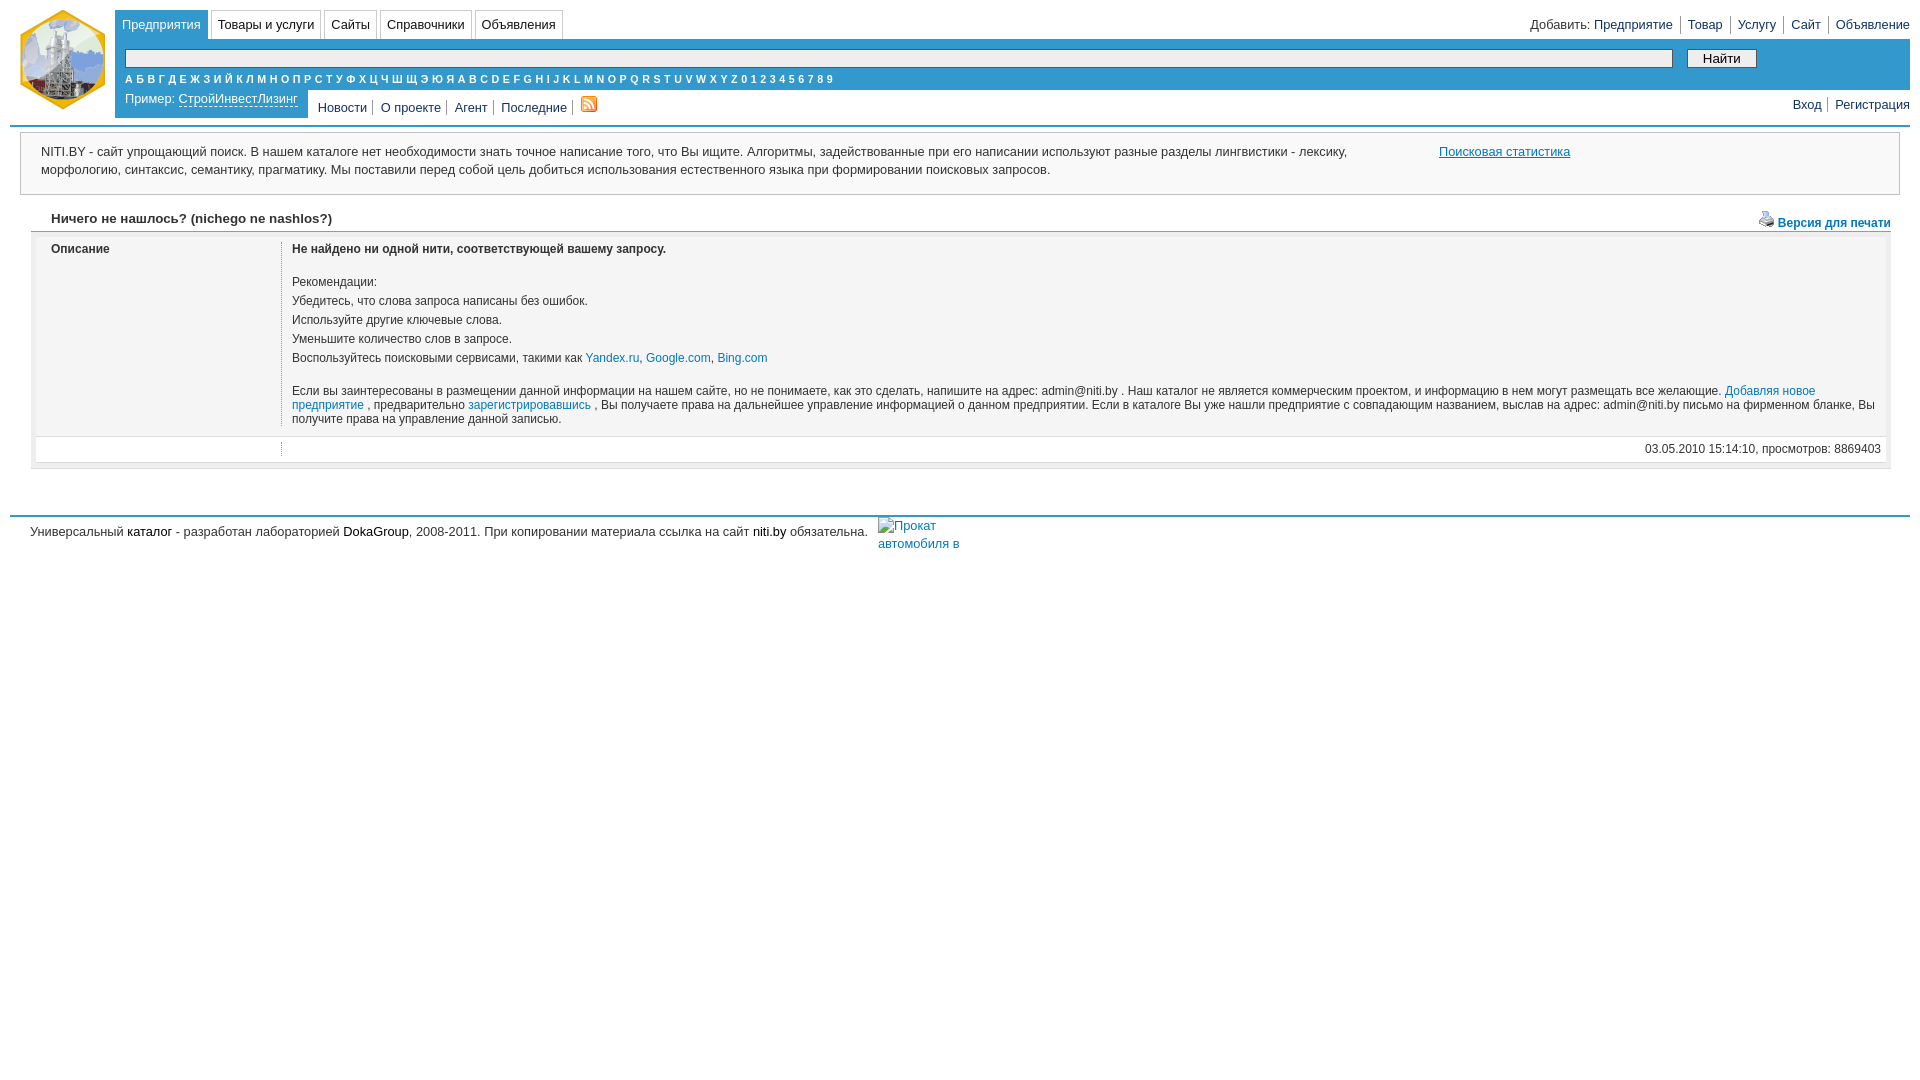 This screenshot has height=1080, width=1920. What do you see at coordinates (565, 77) in the screenshot?
I see `'K'` at bounding box center [565, 77].